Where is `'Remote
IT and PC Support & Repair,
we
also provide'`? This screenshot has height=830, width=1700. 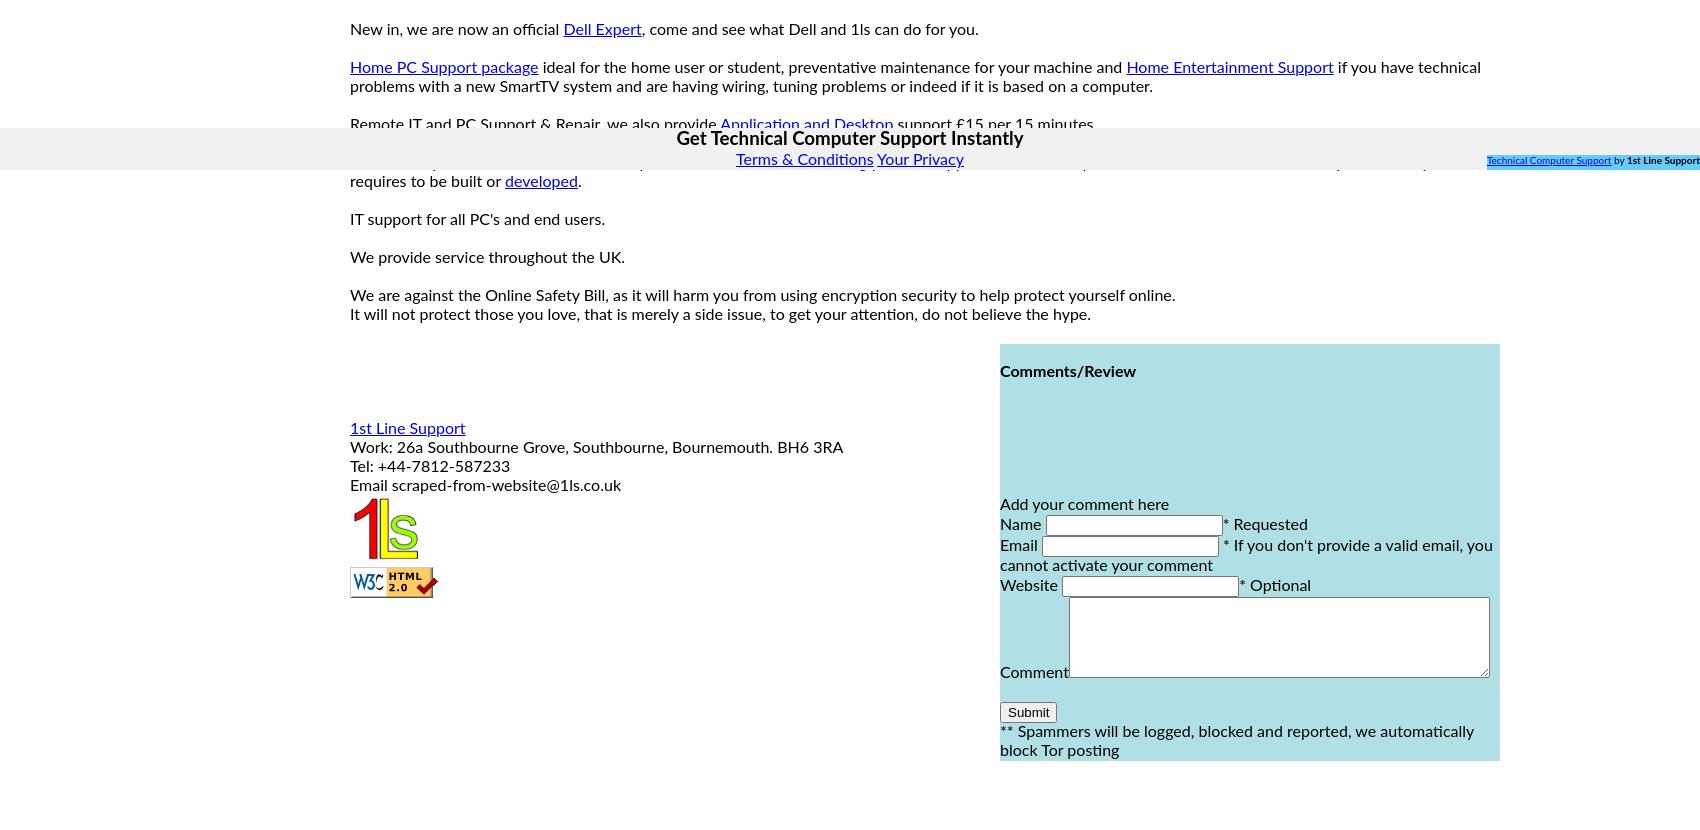
'Remote
IT and PC Support & Repair,
we
also provide' is located at coordinates (533, 124).